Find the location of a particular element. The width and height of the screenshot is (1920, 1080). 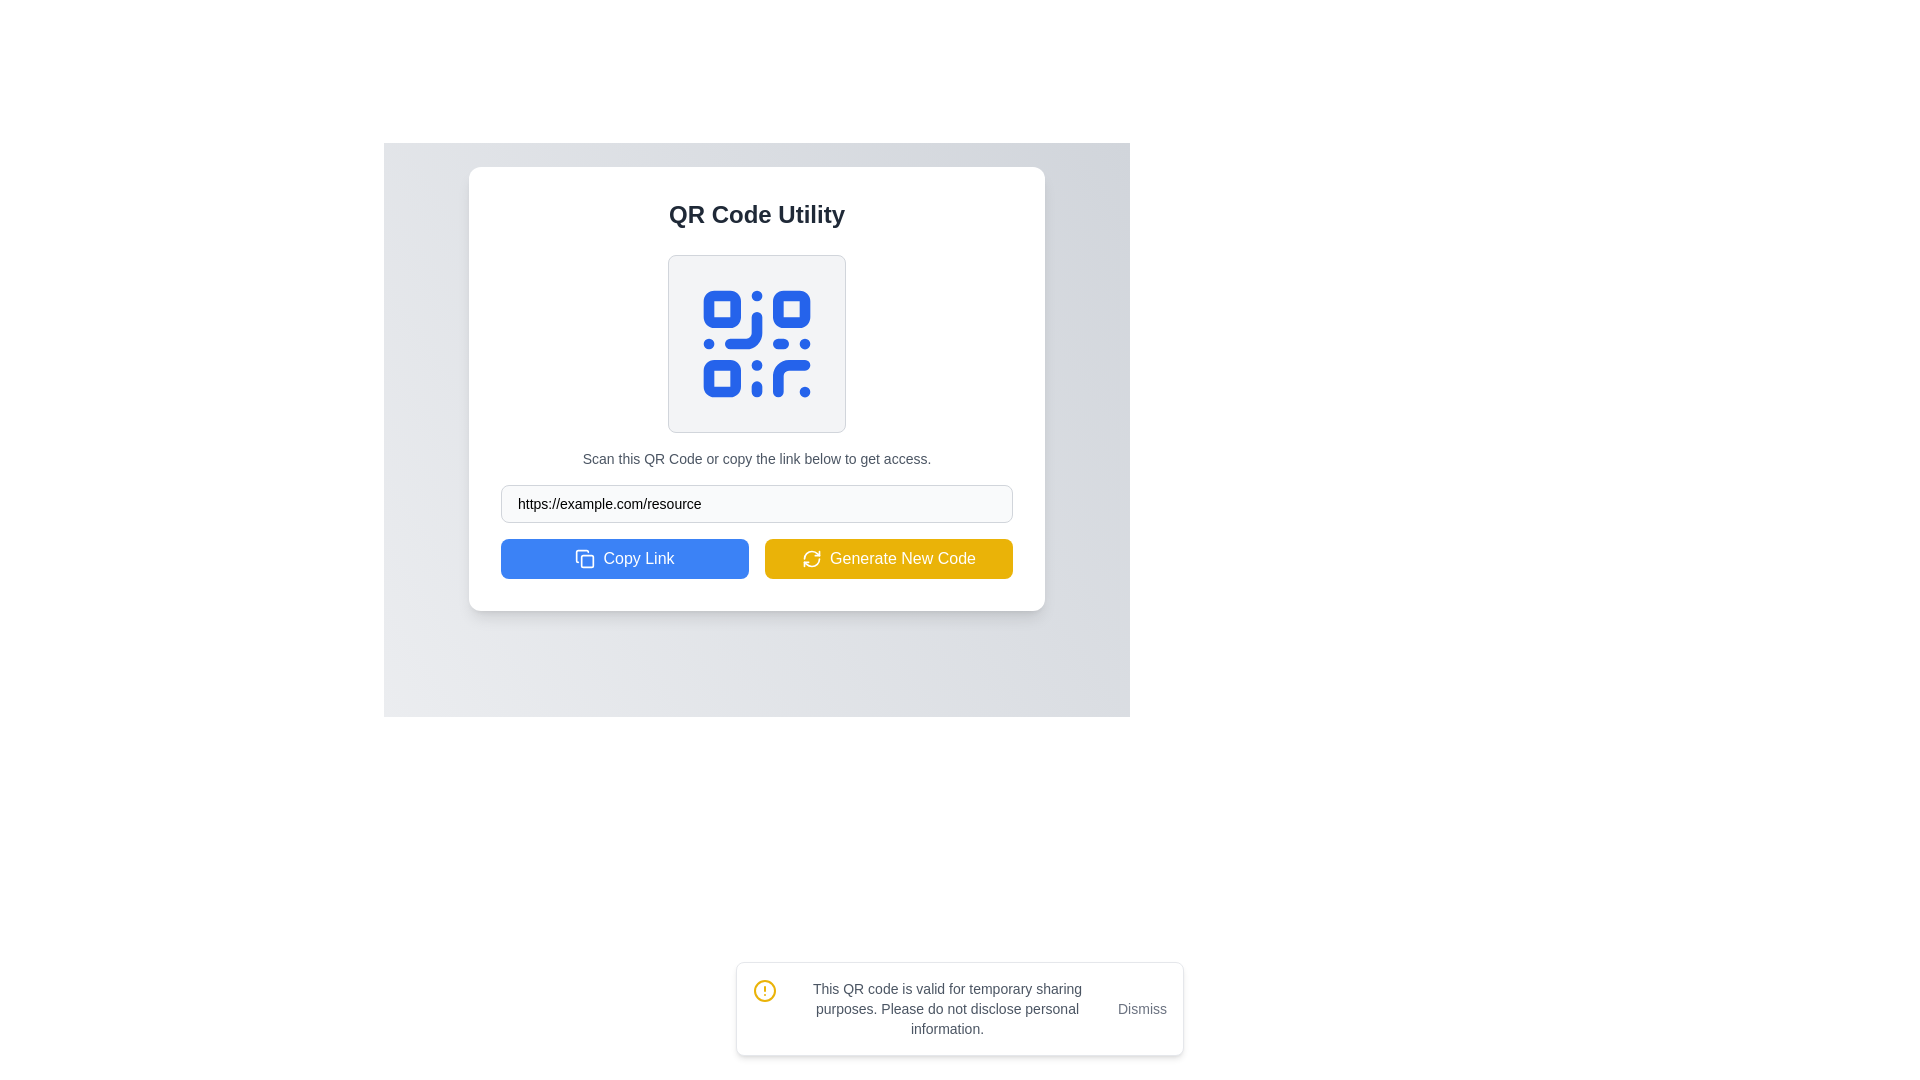

the bottom-left square node of the QR code graphic, which is part of the scannable QR code design is located at coordinates (721, 378).